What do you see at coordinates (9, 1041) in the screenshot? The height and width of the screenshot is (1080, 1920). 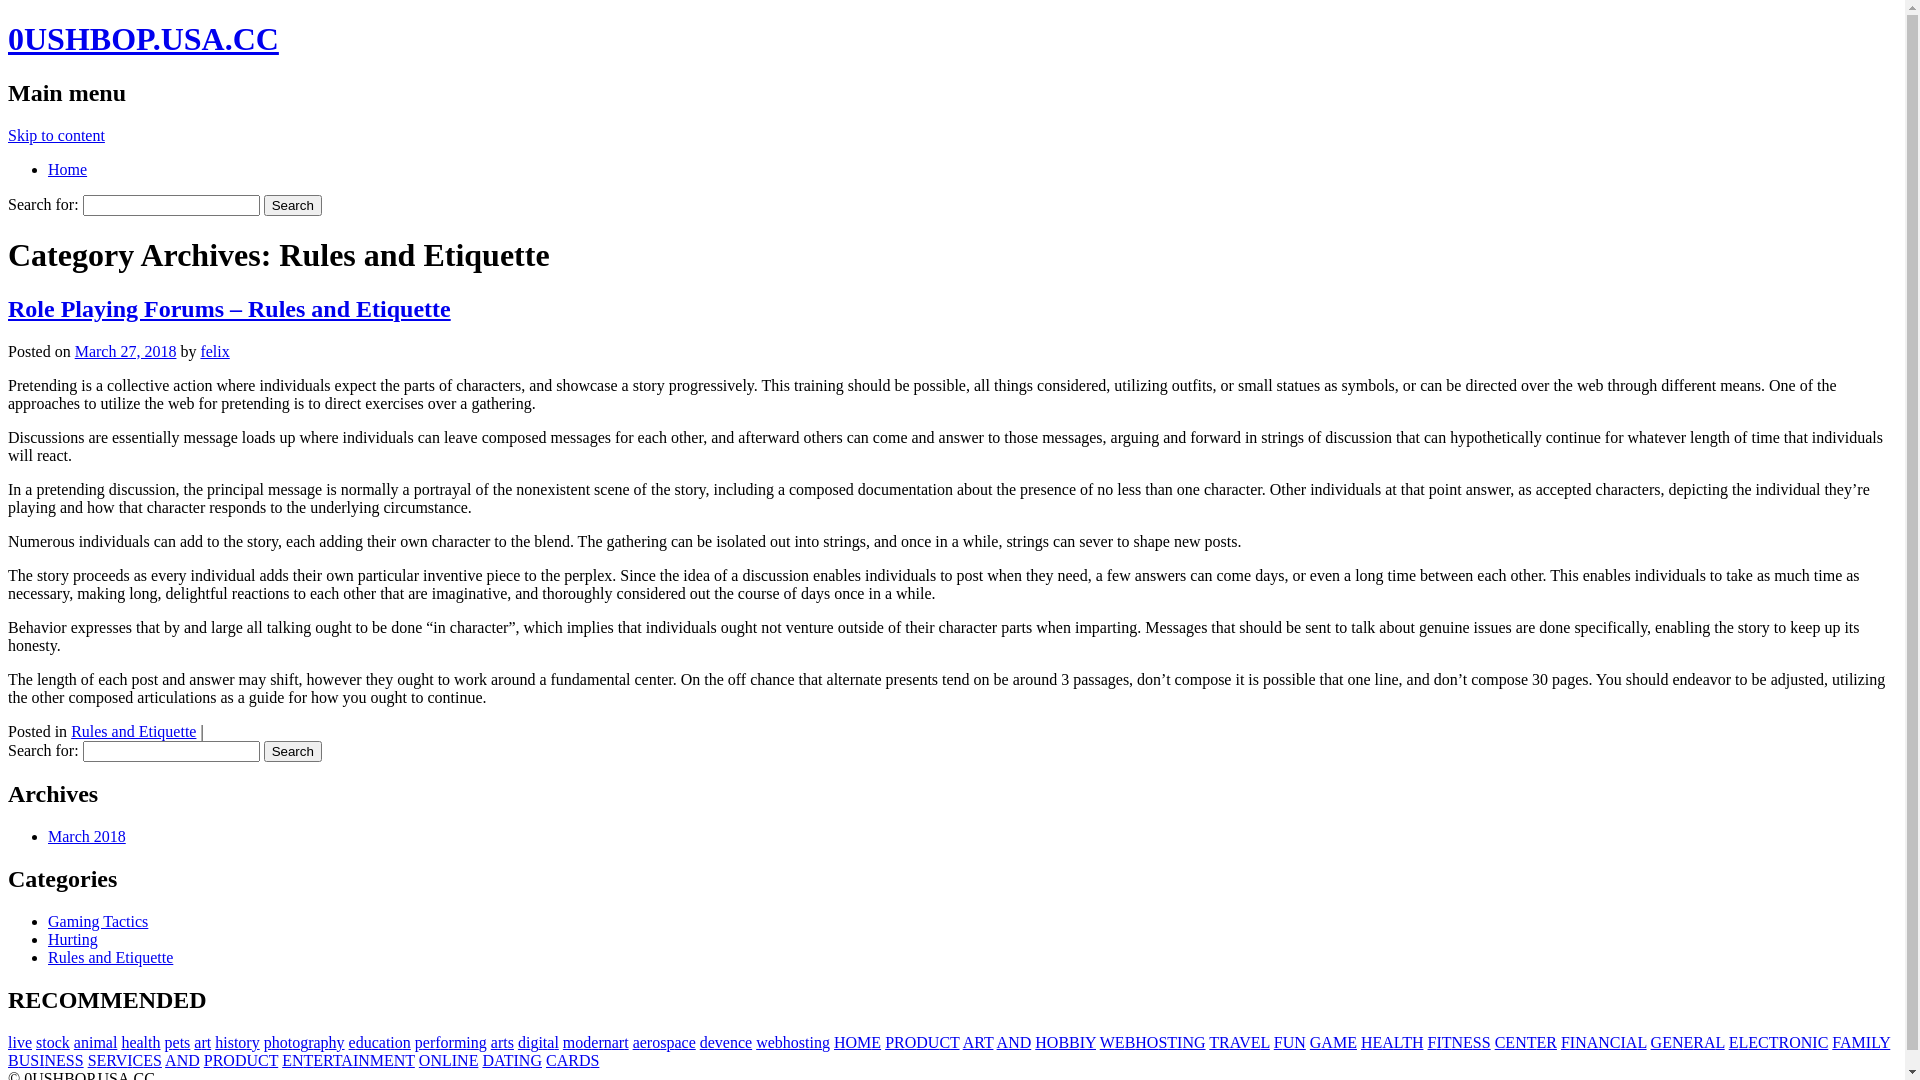 I see `'l'` at bounding box center [9, 1041].